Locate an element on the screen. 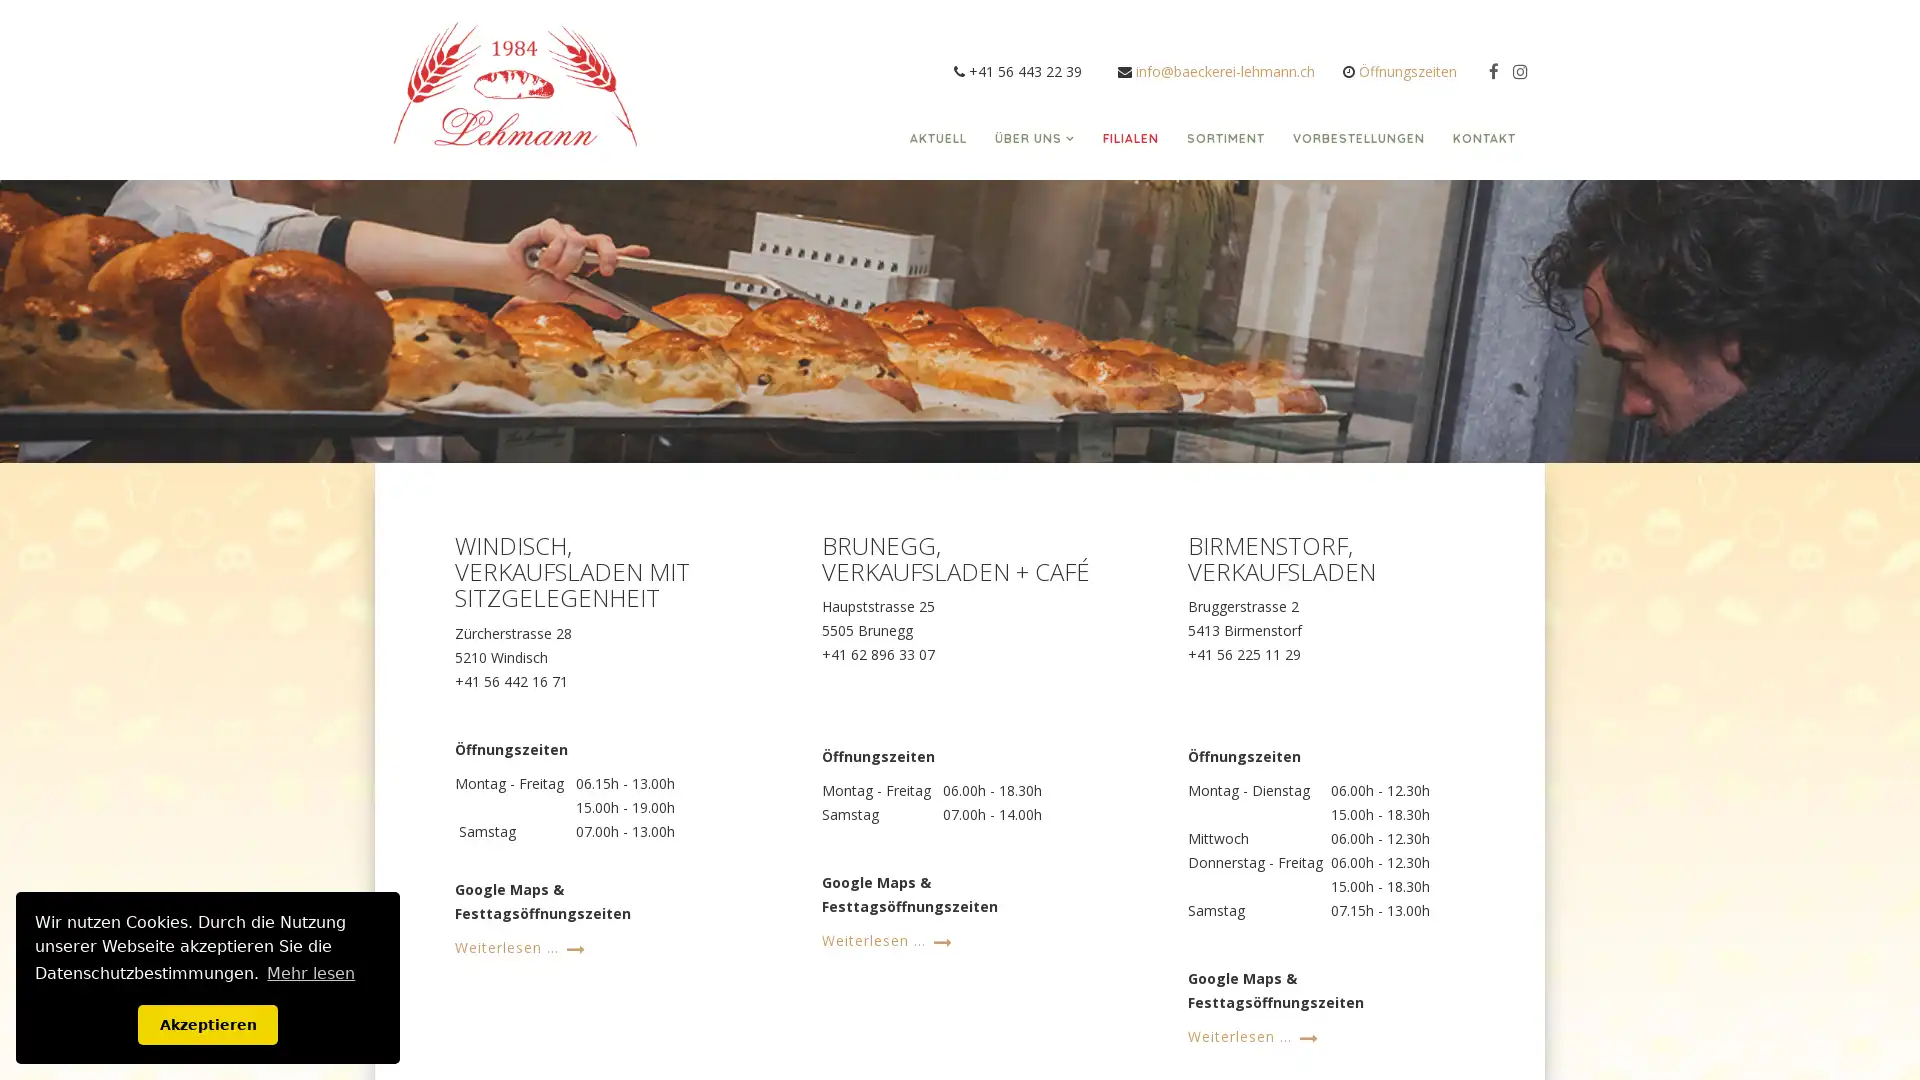  dismiss cookie message is located at coordinates (207, 1024).